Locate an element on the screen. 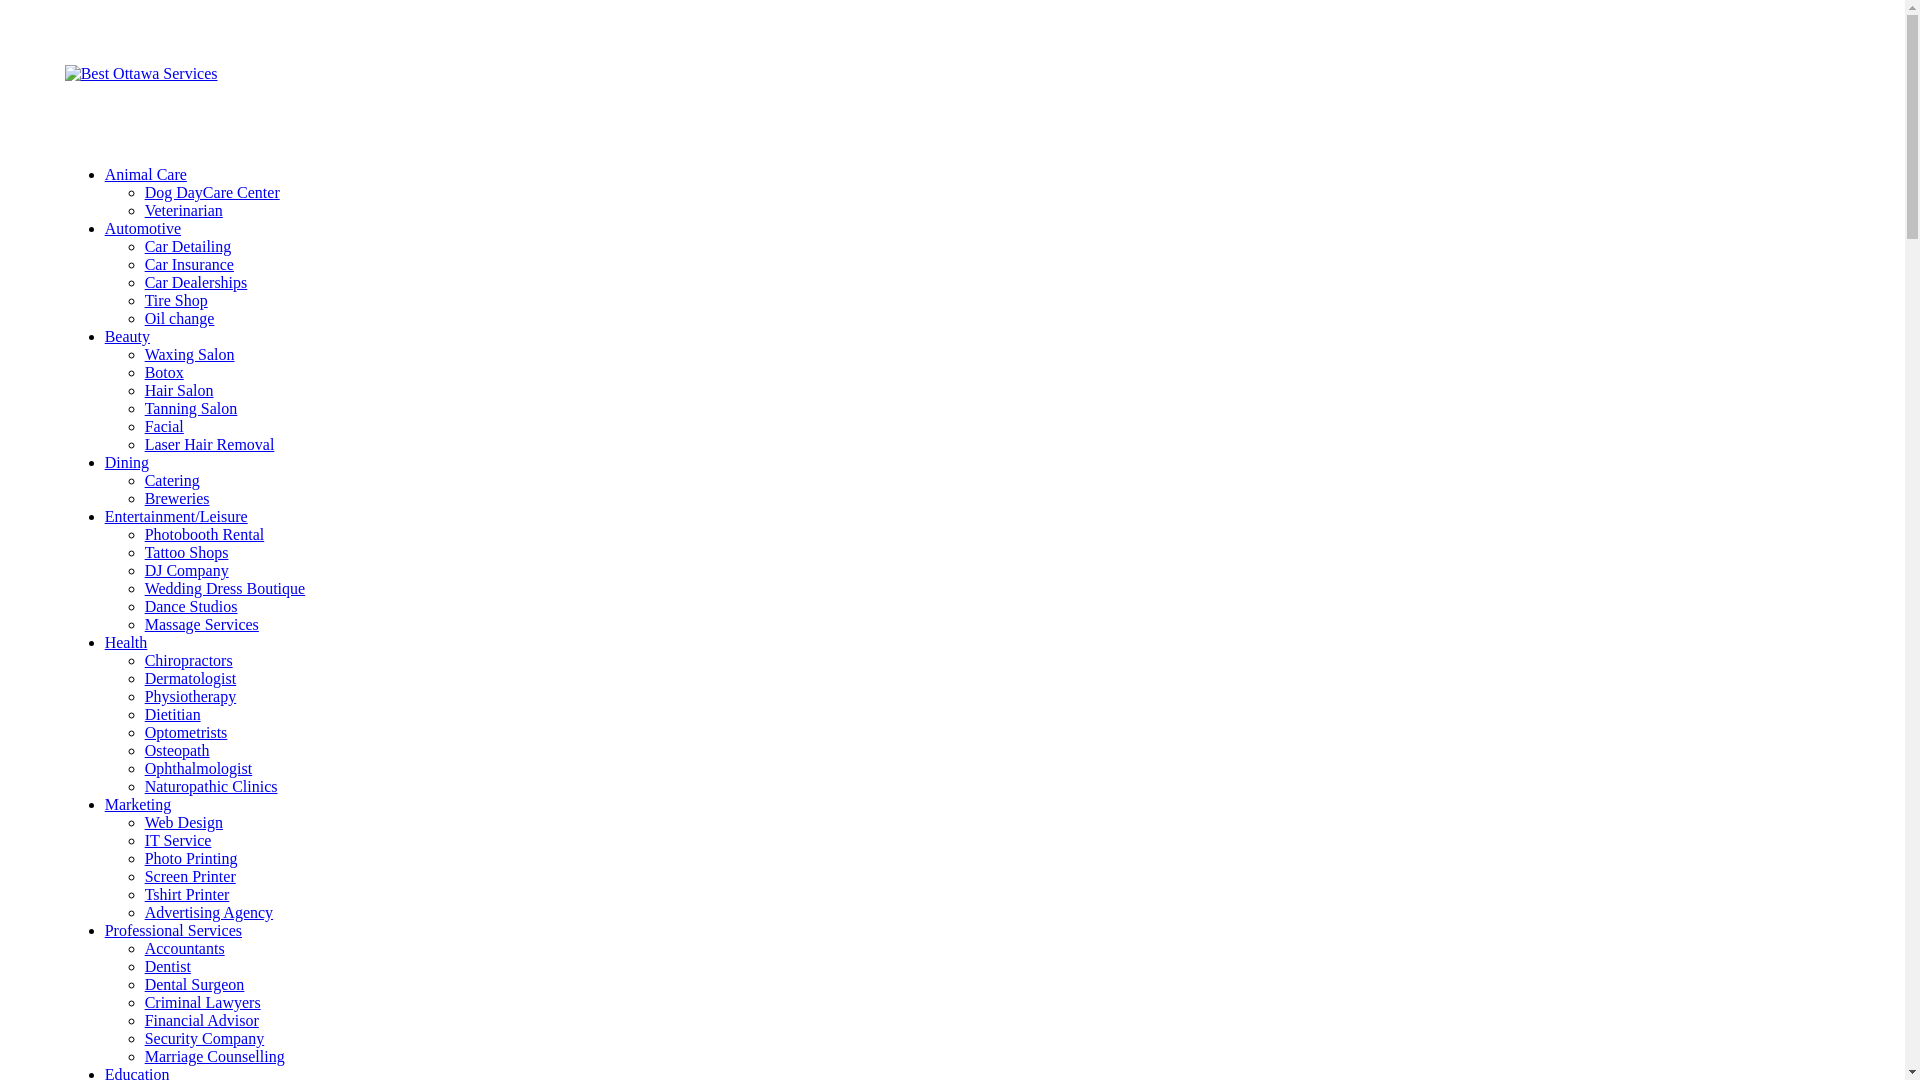  'Breweries' is located at coordinates (177, 497).